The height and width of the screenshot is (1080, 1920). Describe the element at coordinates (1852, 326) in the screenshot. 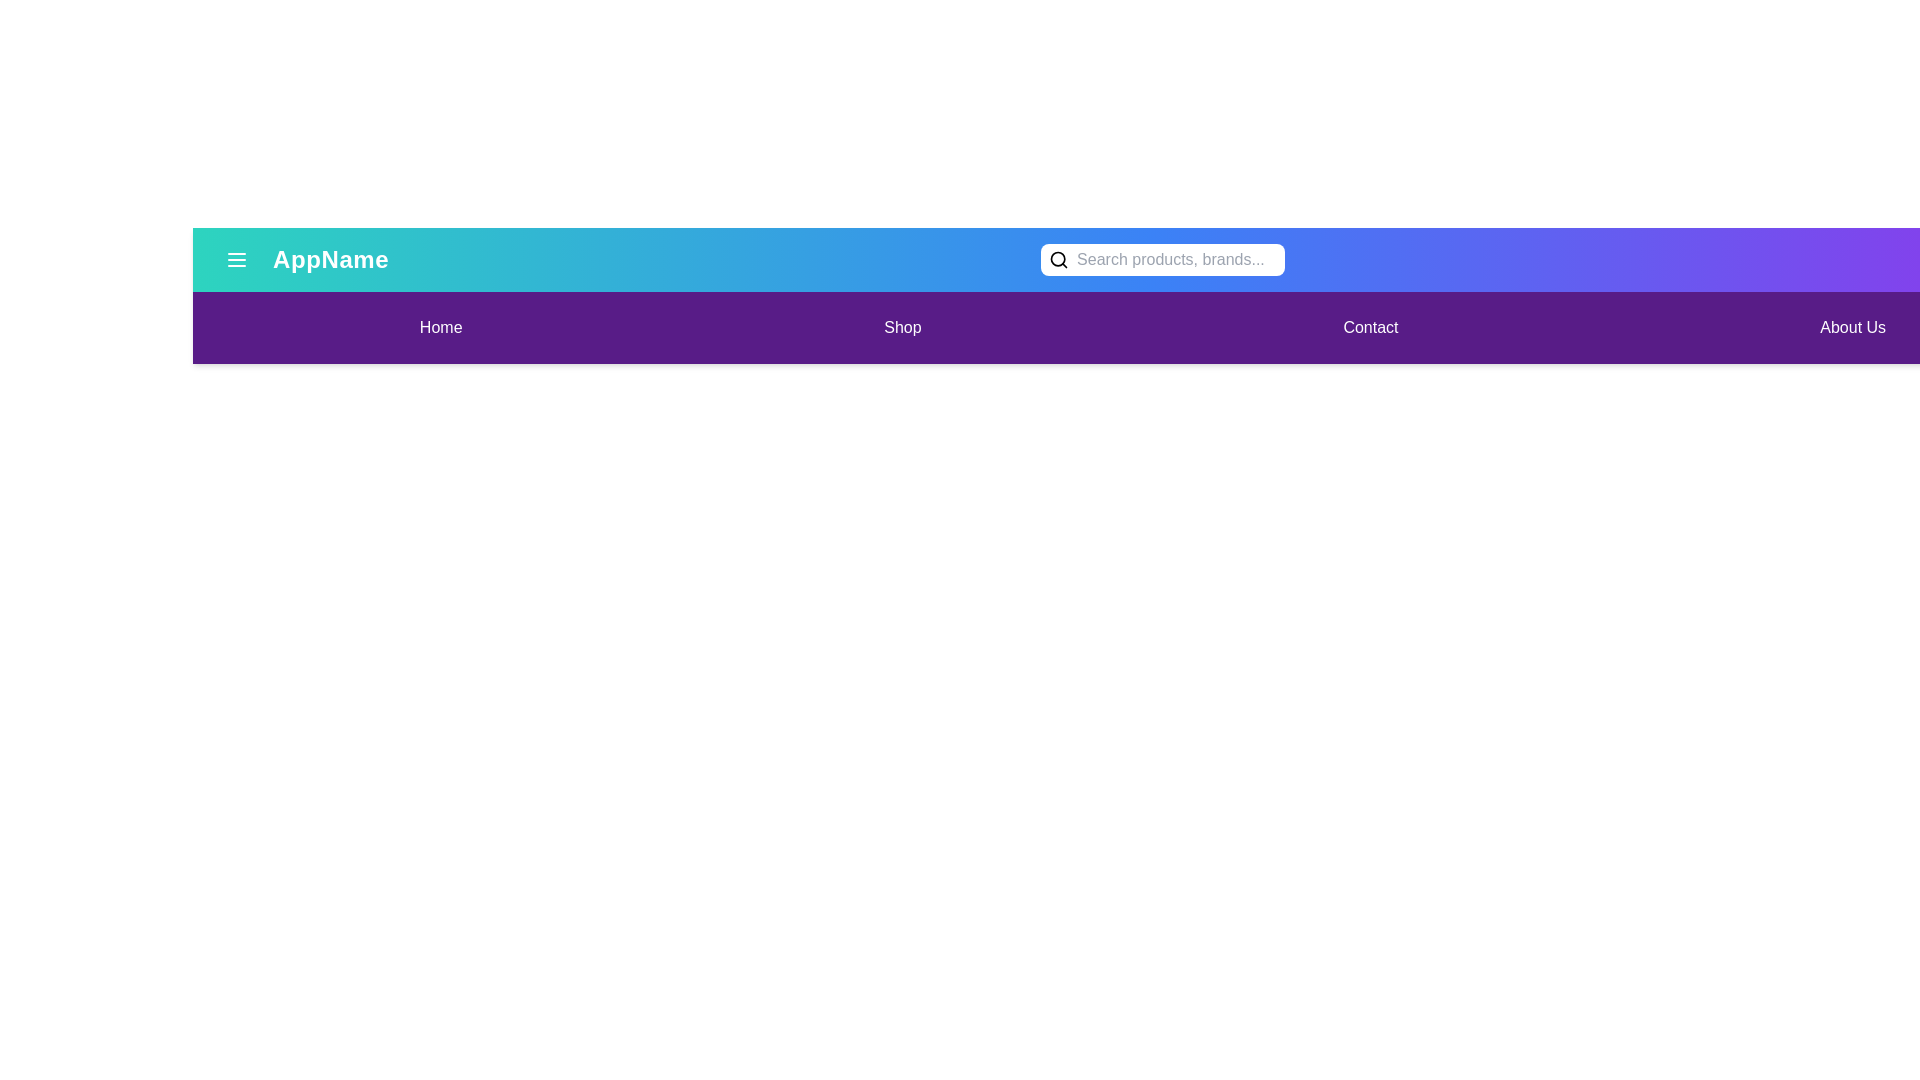

I see `the 'About Us' button, which is a rounded rectangular button with white text on a purple background, located as the last element in the navigation menu` at that location.